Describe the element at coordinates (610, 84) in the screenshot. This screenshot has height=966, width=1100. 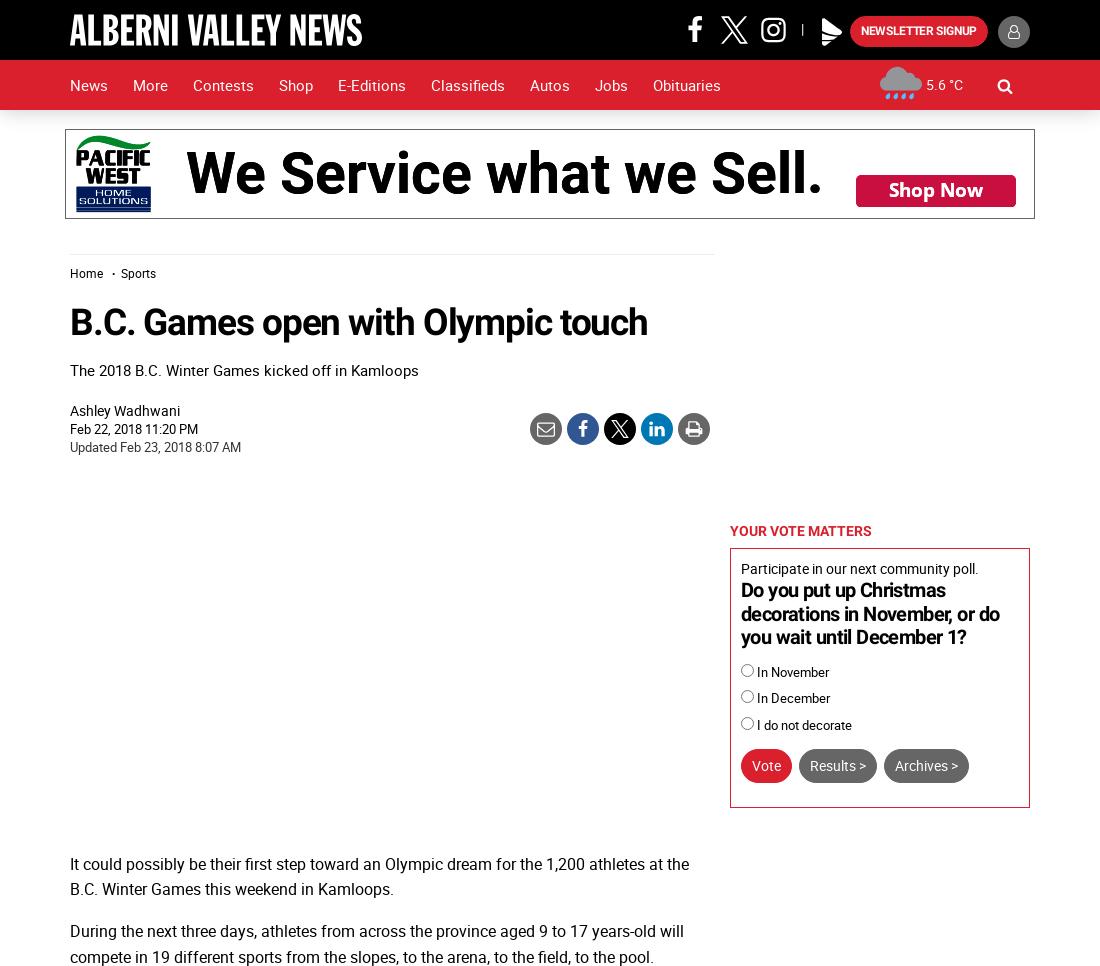
I see `'Jobs'` at that location.